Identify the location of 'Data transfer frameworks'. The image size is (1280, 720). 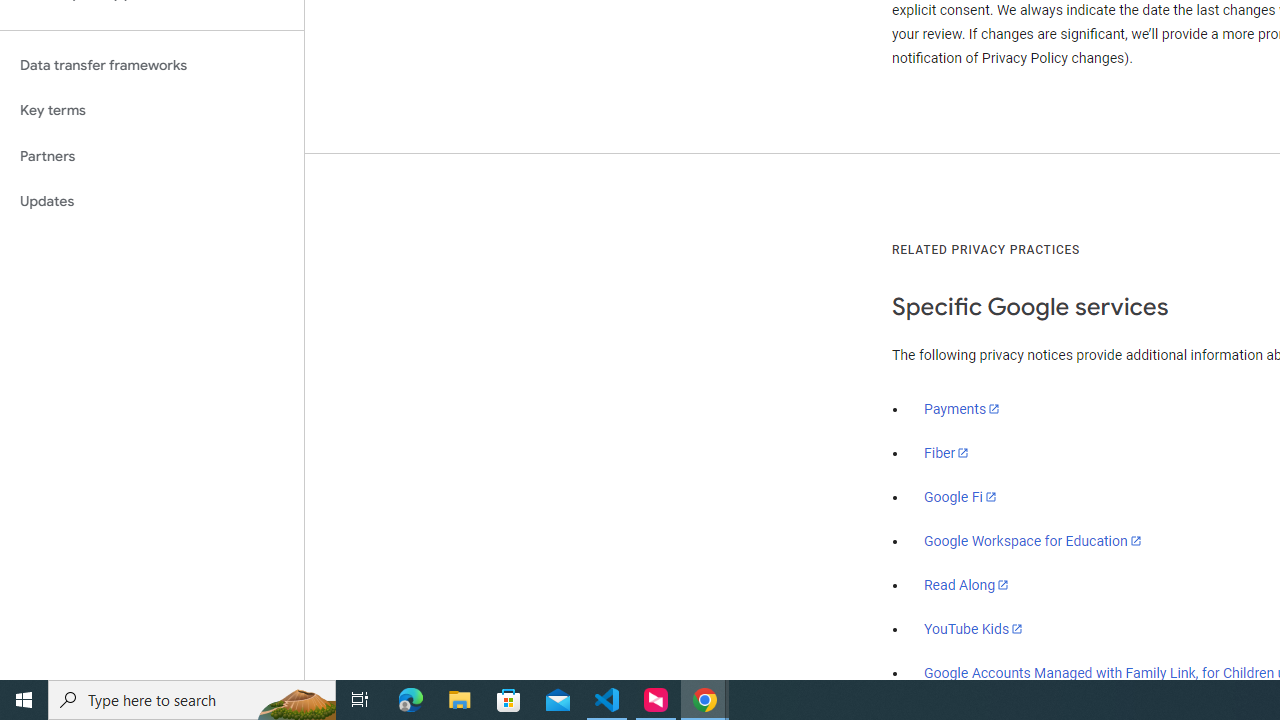
(151, 64).